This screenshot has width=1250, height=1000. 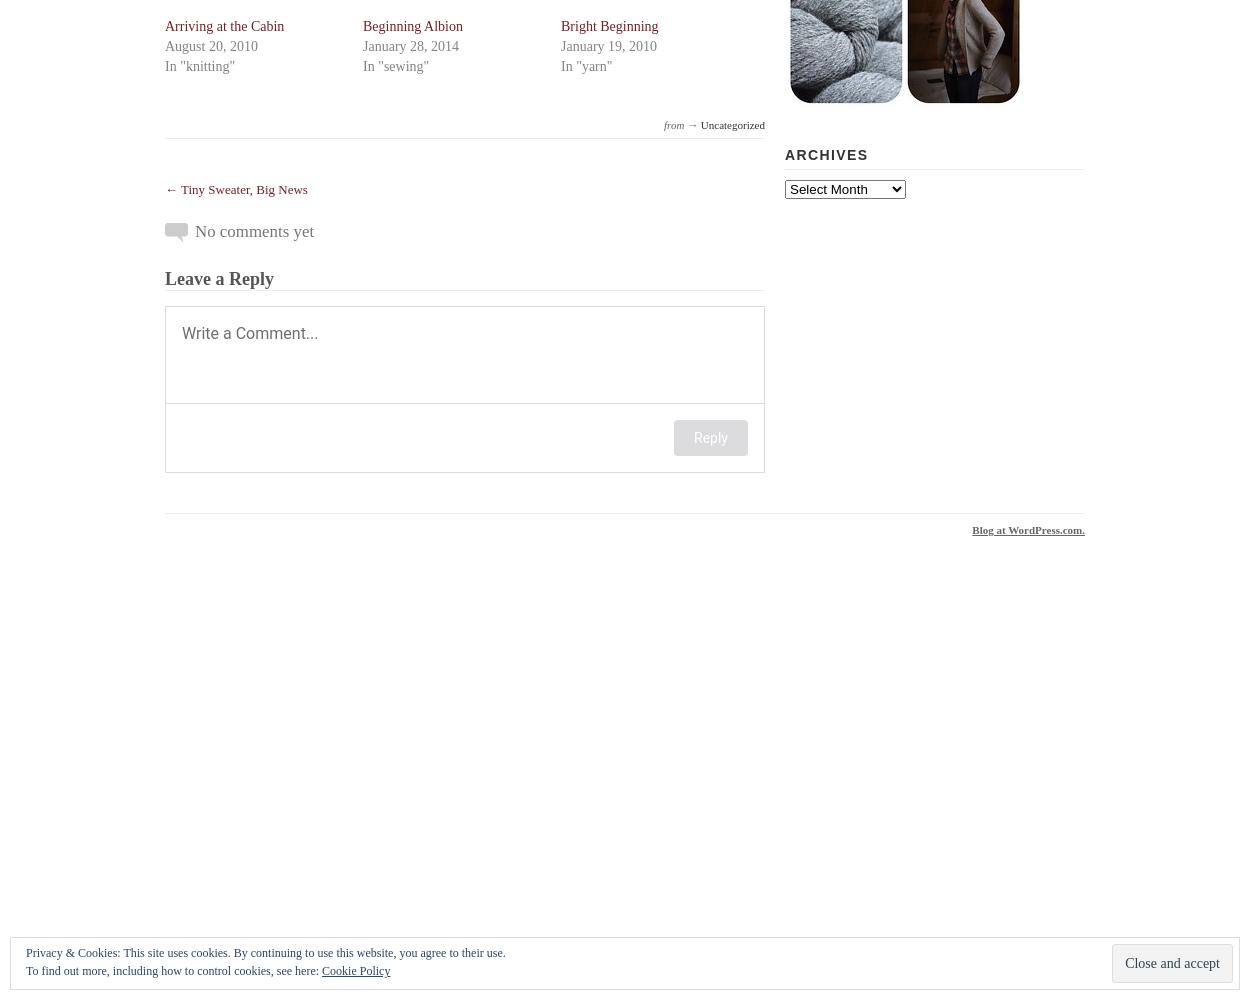 What do you see at coordinates (165, 188) in the screenshot?
I see `'← Tiny Sweater, Big News'` at bounding box center [165, 188].